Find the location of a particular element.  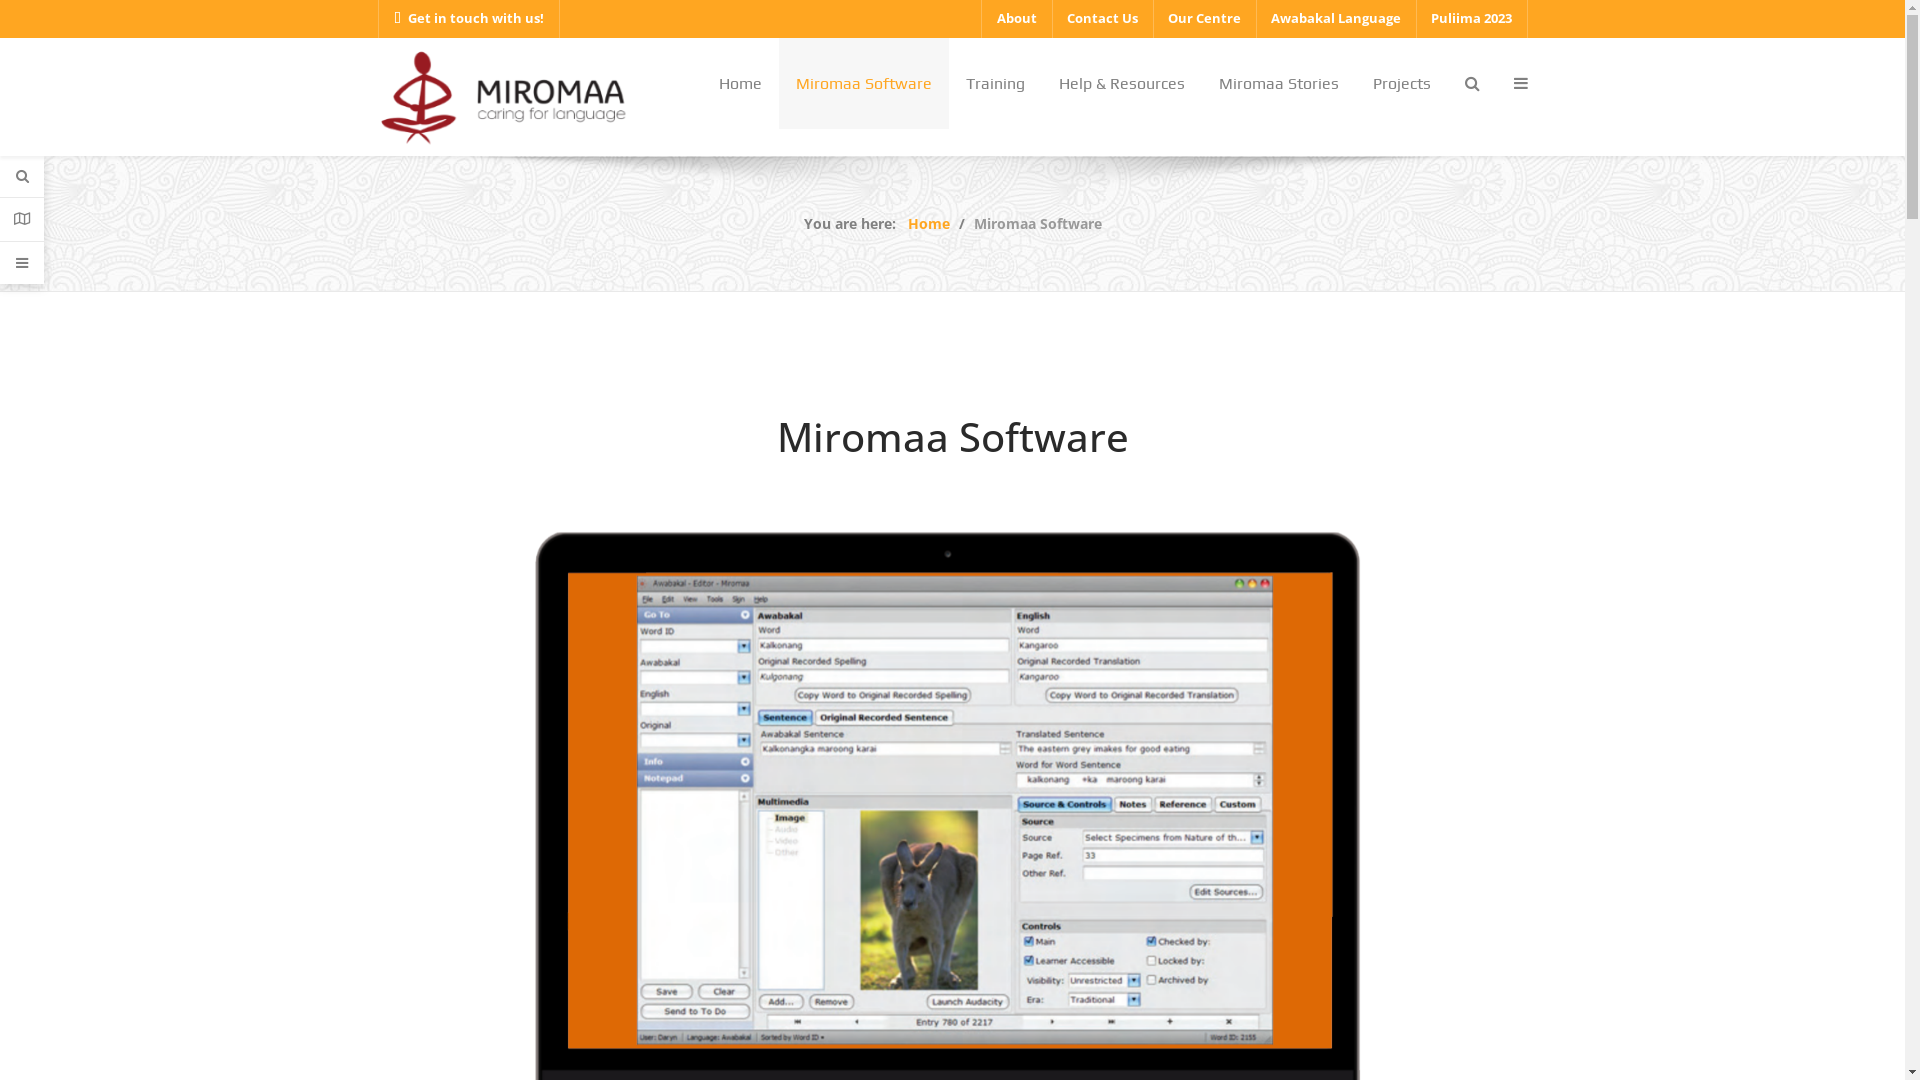

'Miromaa Stories' is located at coordinates (1277, 82).